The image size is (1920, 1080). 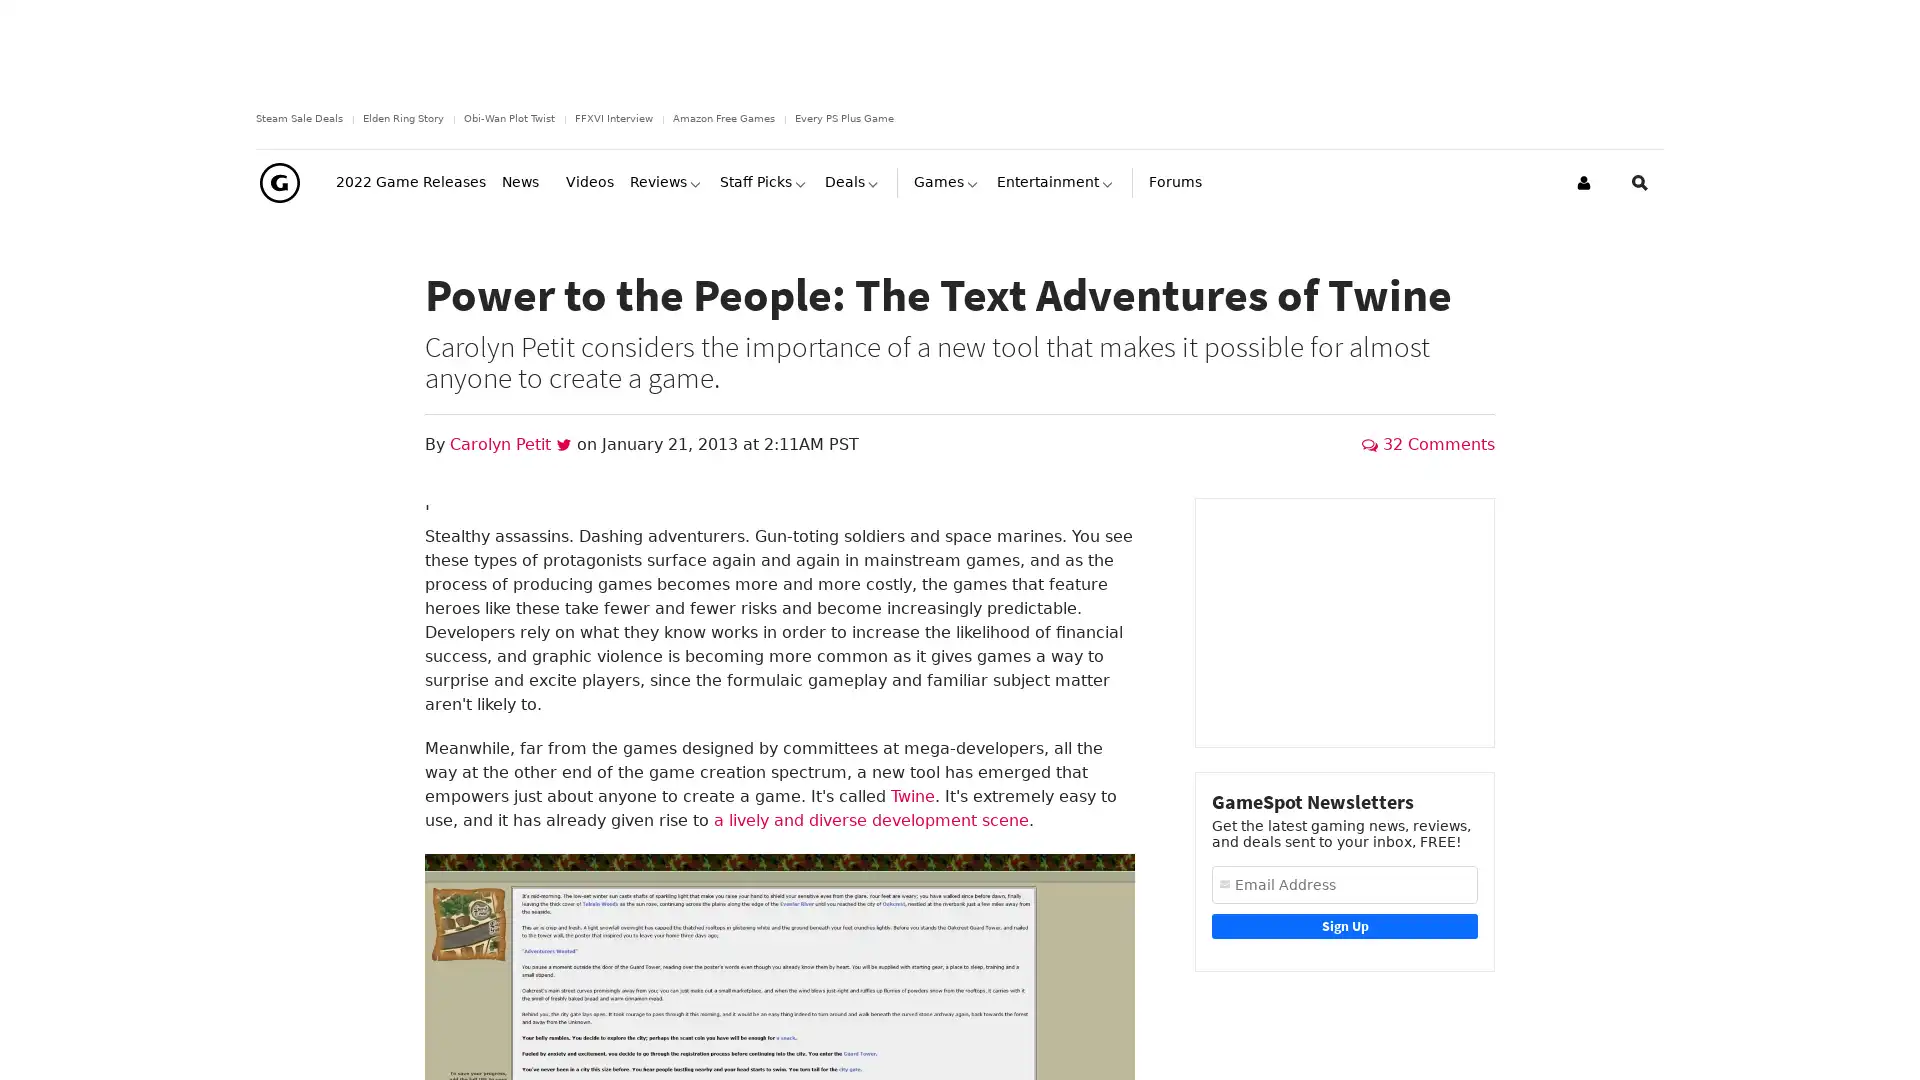 I want to click on Sign Up, so click(x=1344, y=961).